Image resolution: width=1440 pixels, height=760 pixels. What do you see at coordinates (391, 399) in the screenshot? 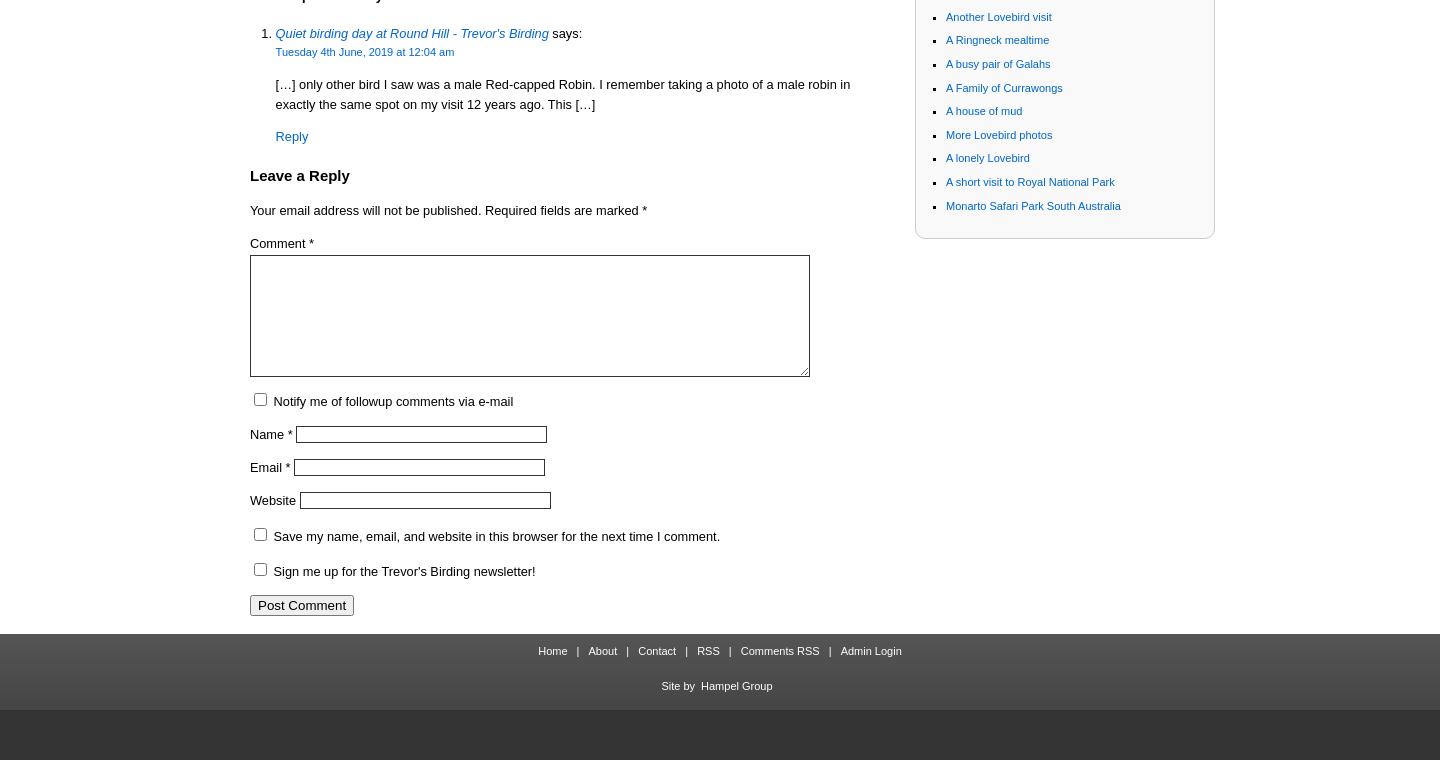
I see `'Notify me of followup comments via e-mail'` at bounding box center [391, 399].